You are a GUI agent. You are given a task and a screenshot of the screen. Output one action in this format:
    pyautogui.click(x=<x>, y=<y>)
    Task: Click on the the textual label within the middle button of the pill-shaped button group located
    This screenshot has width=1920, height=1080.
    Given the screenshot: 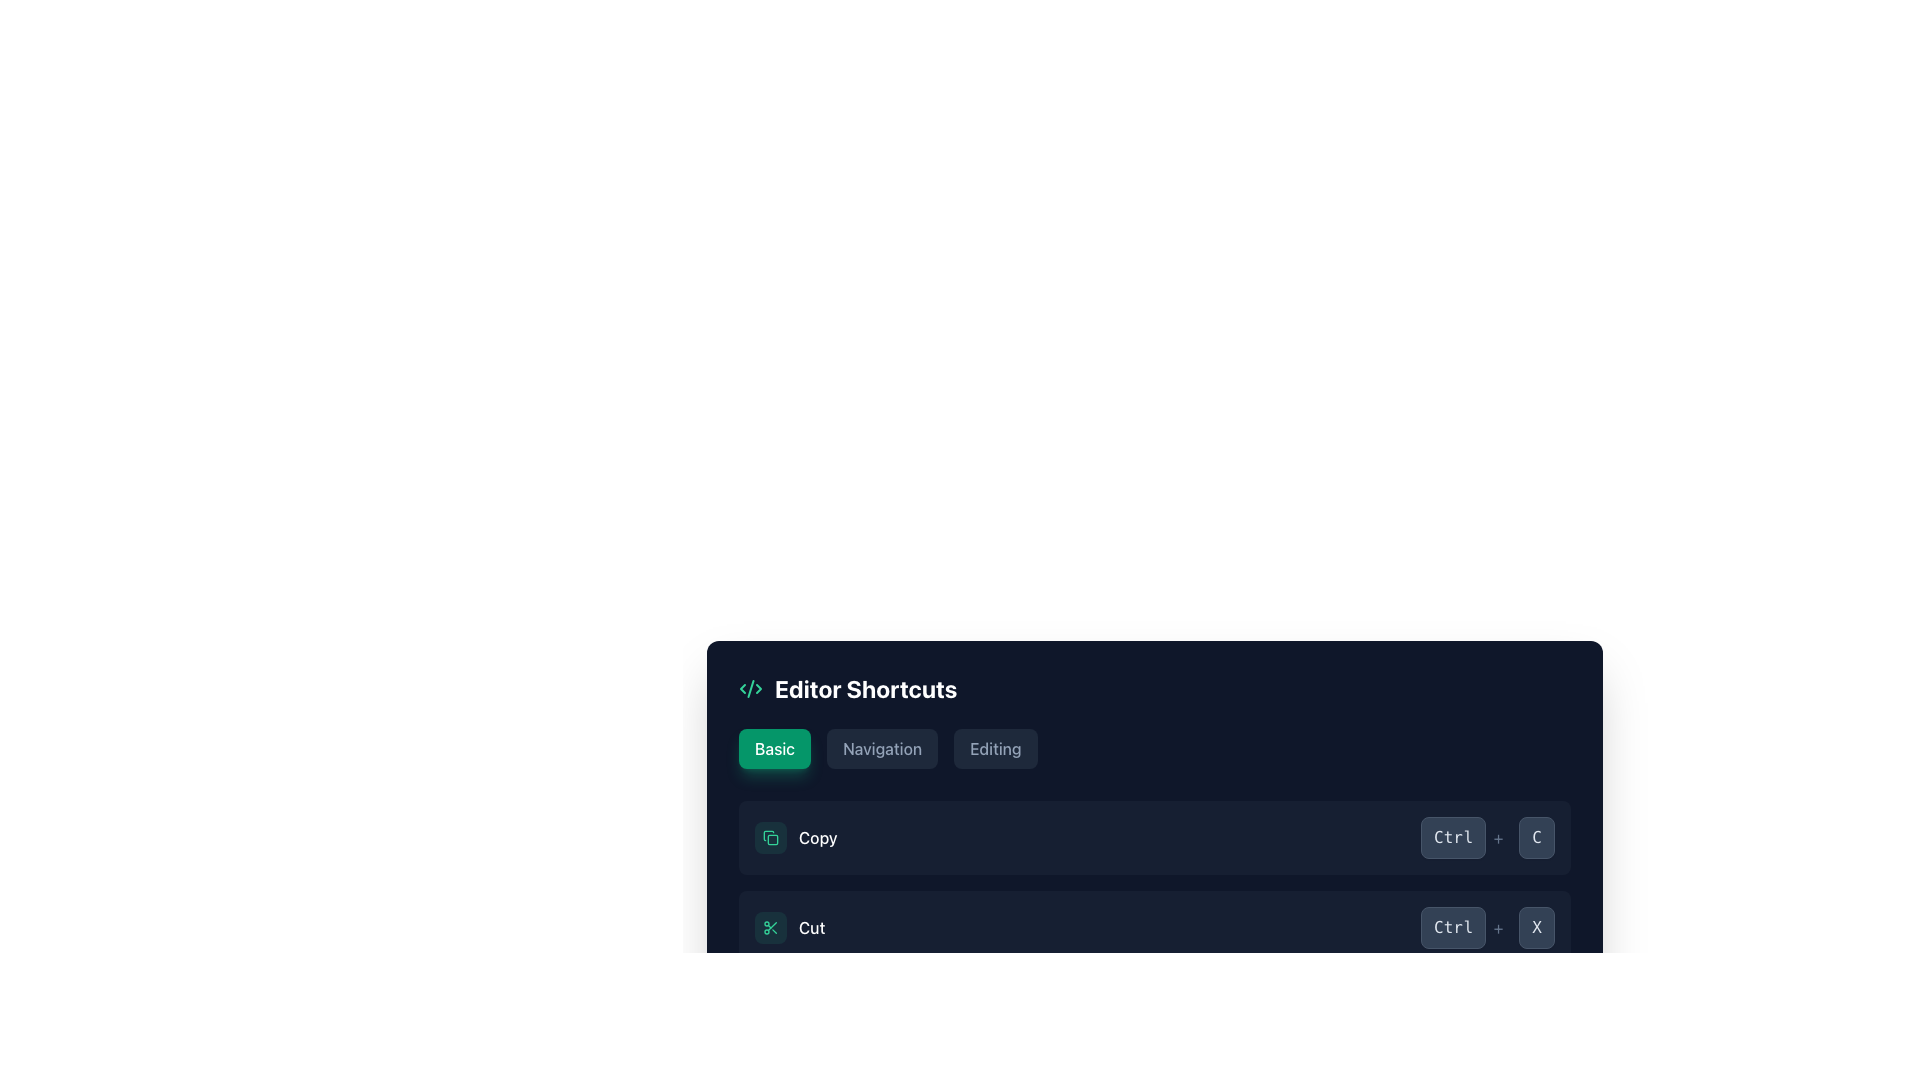 What is the action you would take?
    pyautogui.click(x=881, y=748)
    